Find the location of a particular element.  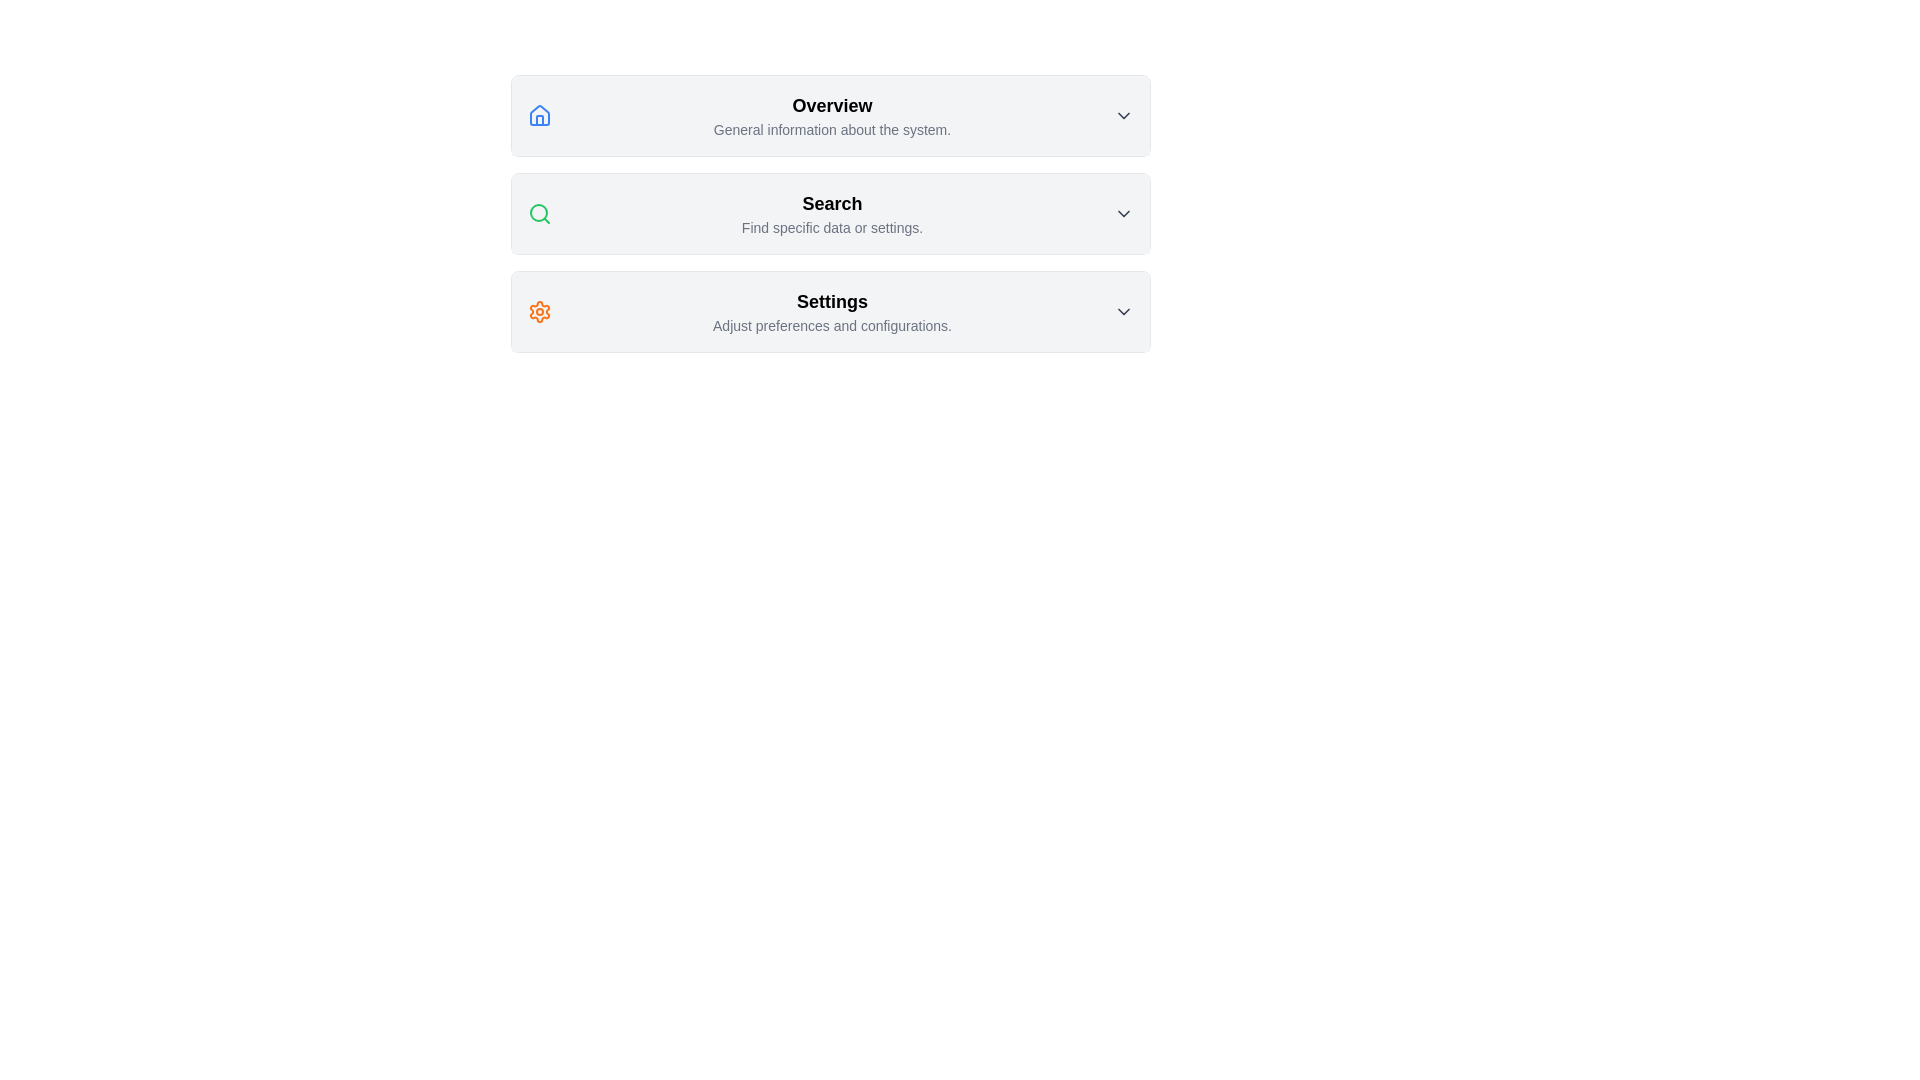

the icon representing the 'Overview' section located at the top-left corner of the interface is located at coordinates (539, 115).